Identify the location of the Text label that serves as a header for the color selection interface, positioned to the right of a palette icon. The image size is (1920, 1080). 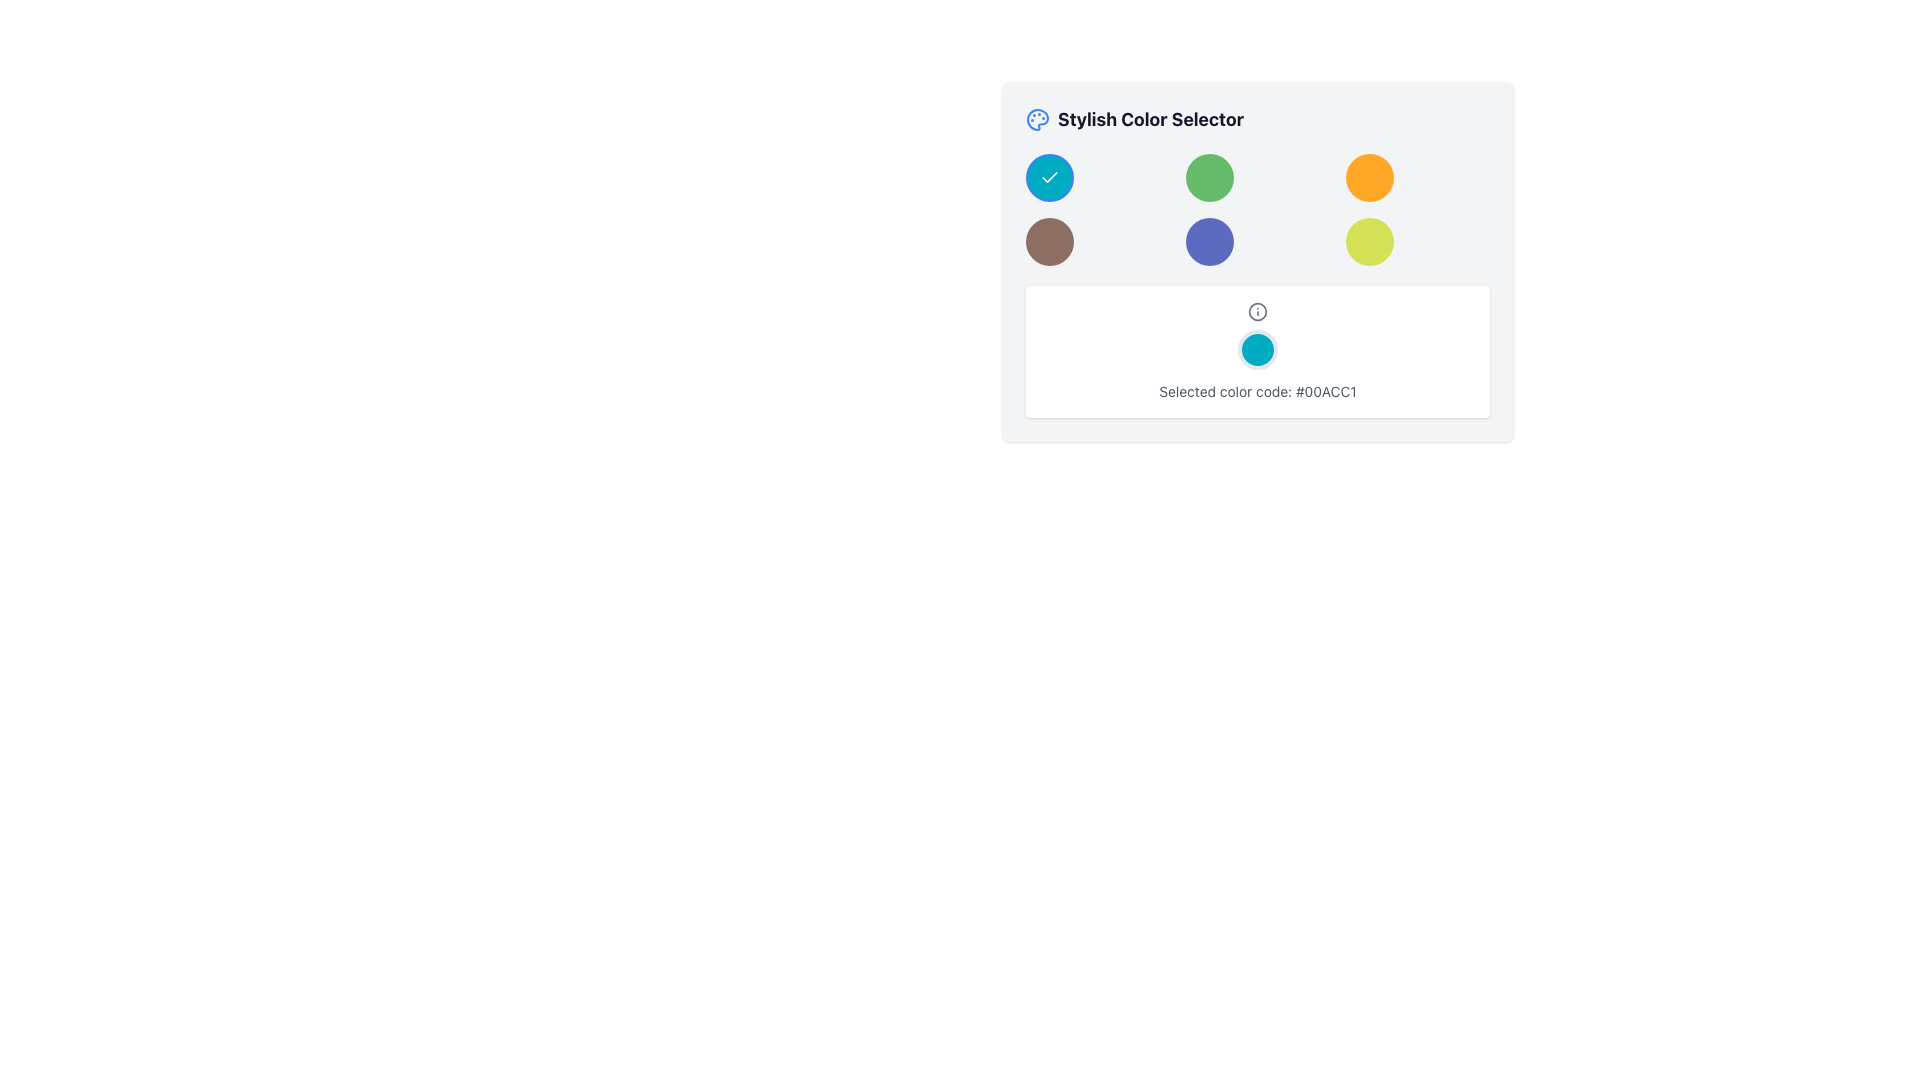
(1151, 119).